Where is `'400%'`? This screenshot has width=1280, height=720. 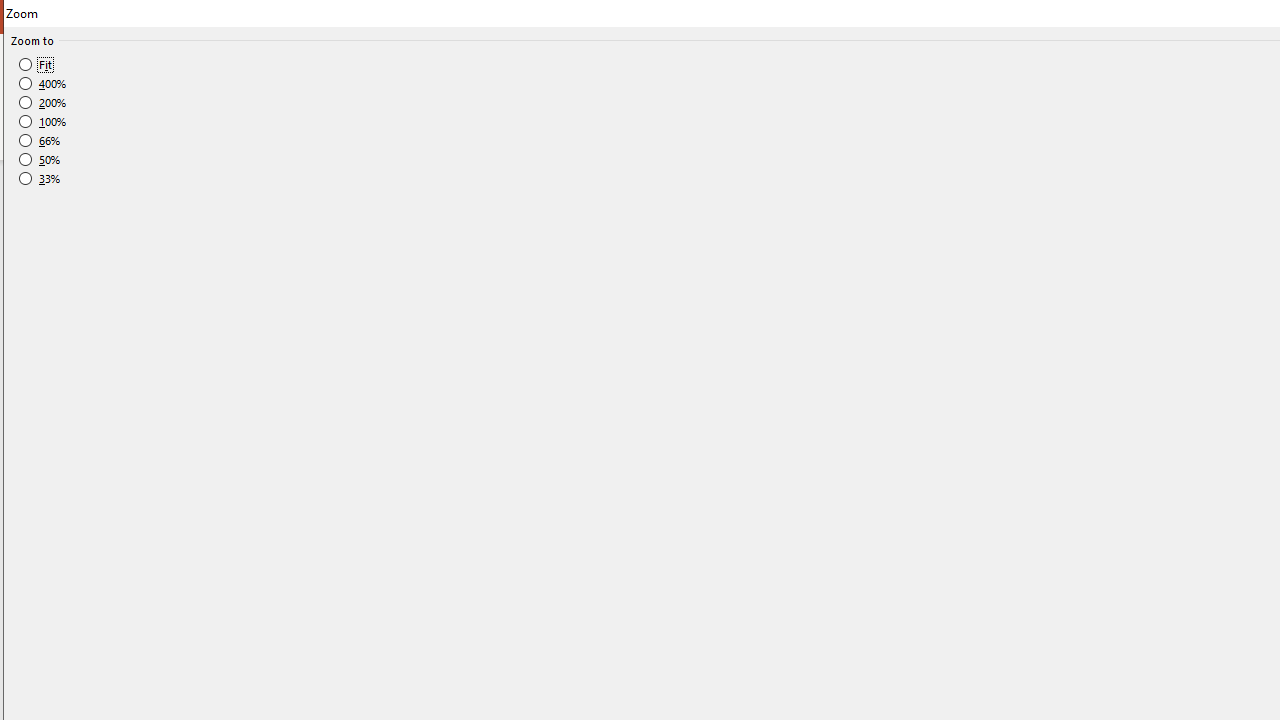
'400%' is located at coordinates (43, 83).